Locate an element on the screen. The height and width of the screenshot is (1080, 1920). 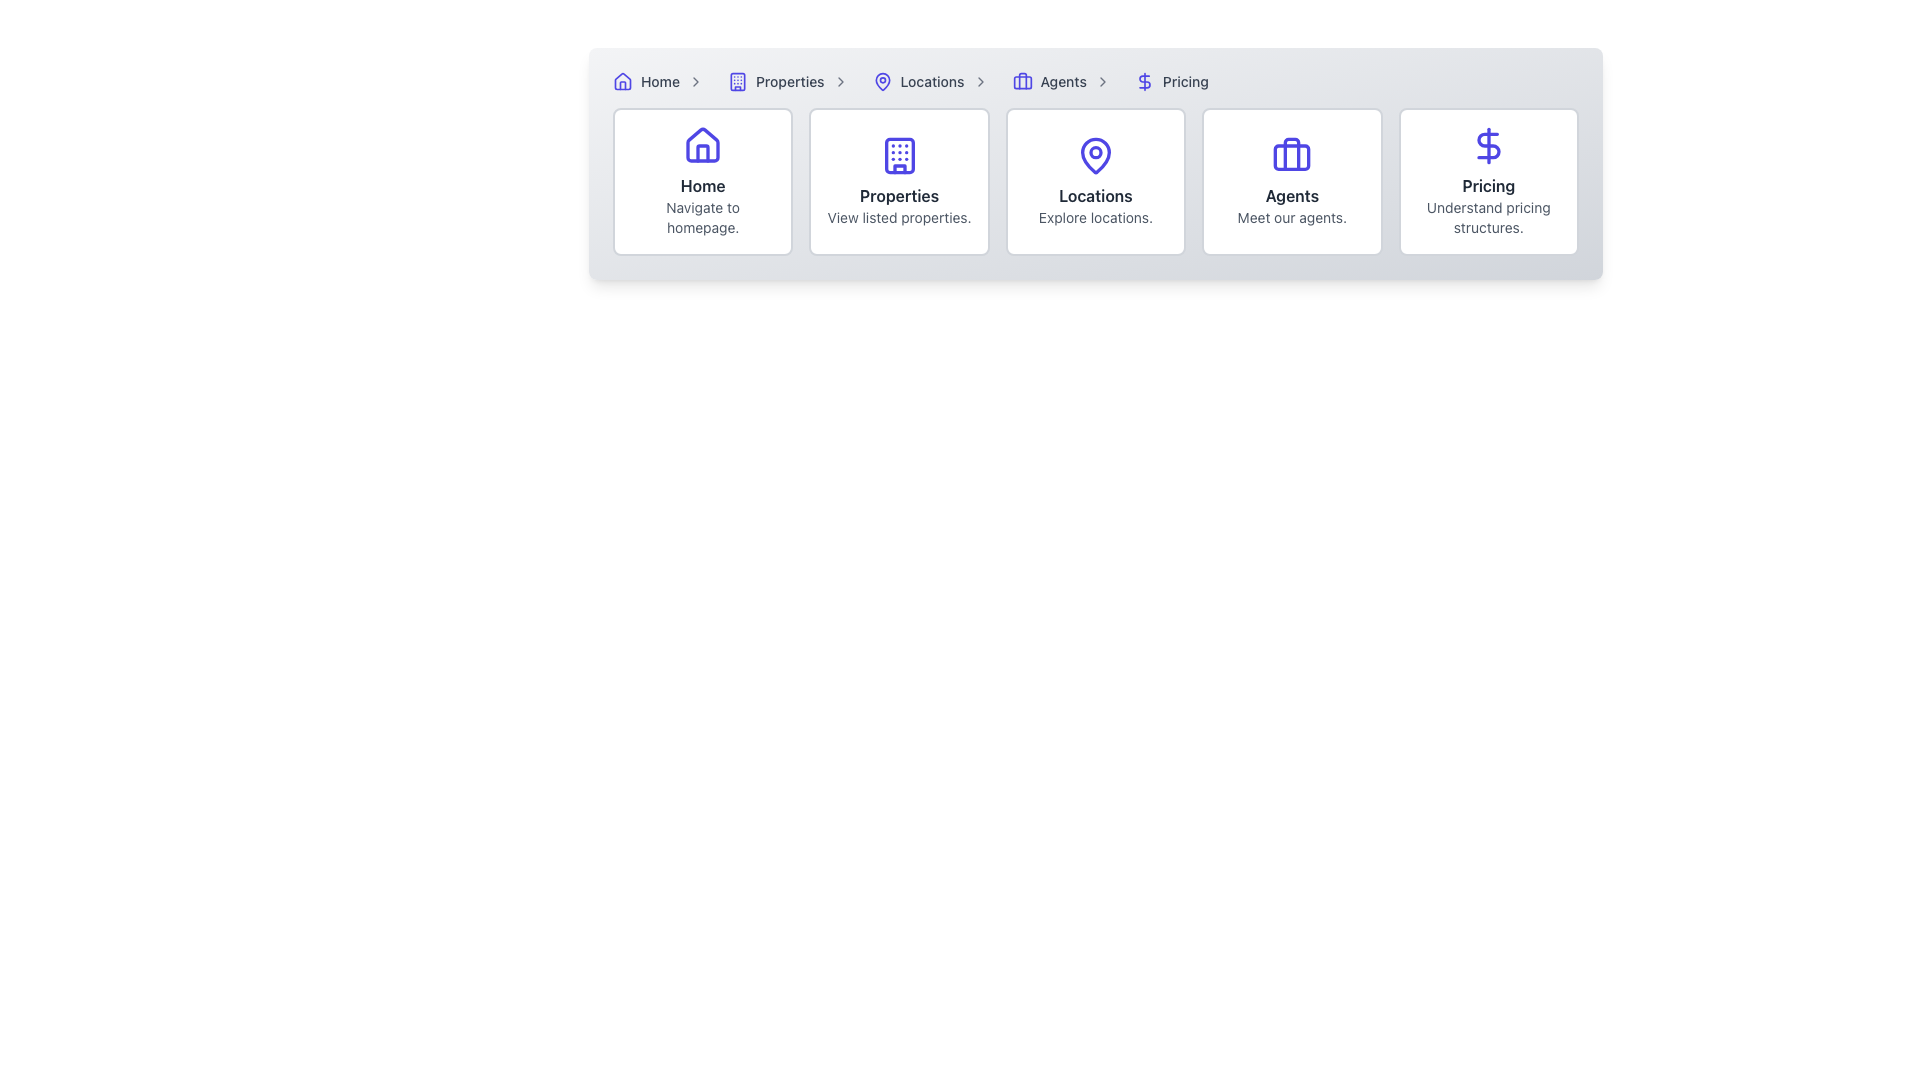
the 'Properties' card, which has an indigo building icon and the title 'Properties' in bold is located at coordinates (898, 181).